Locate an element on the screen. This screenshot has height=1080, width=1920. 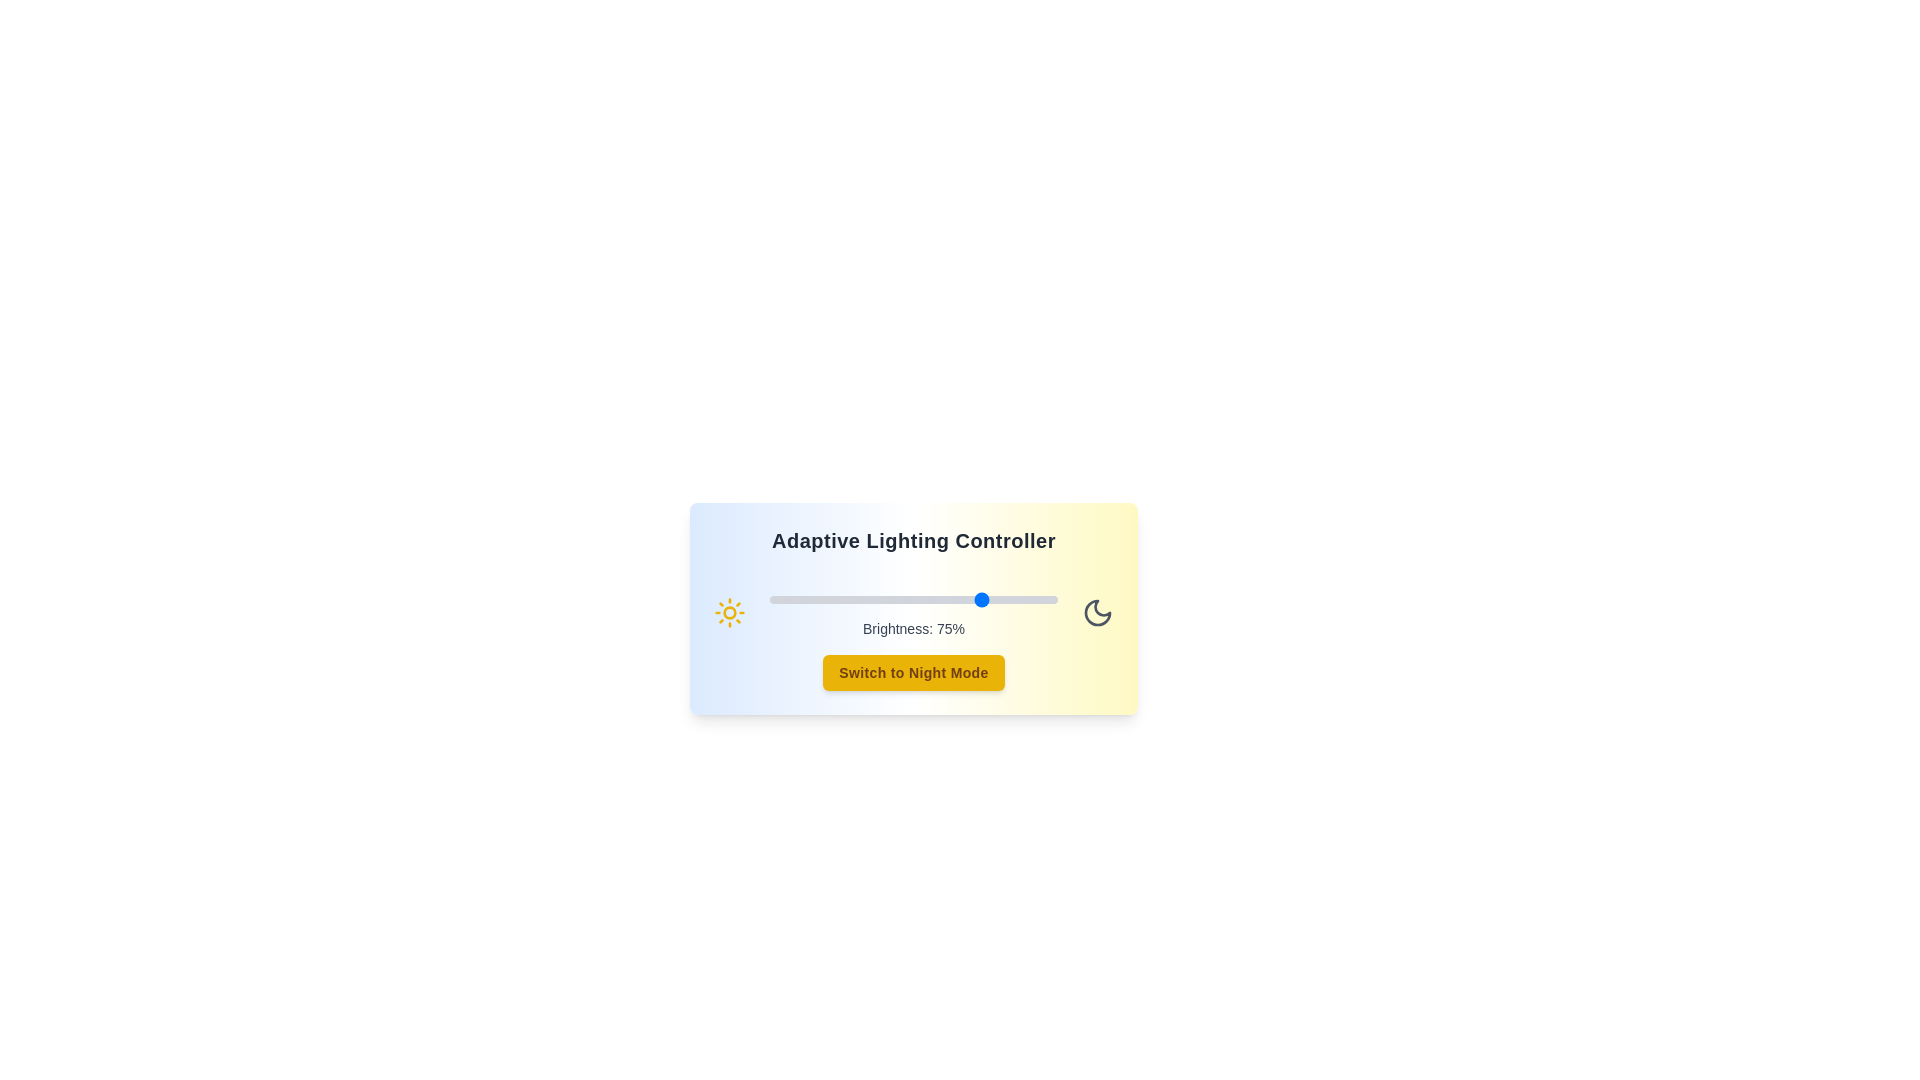
the dark gray moon icon, which is located on the rightmost side of the interface is located at coordinates (1097, 612).